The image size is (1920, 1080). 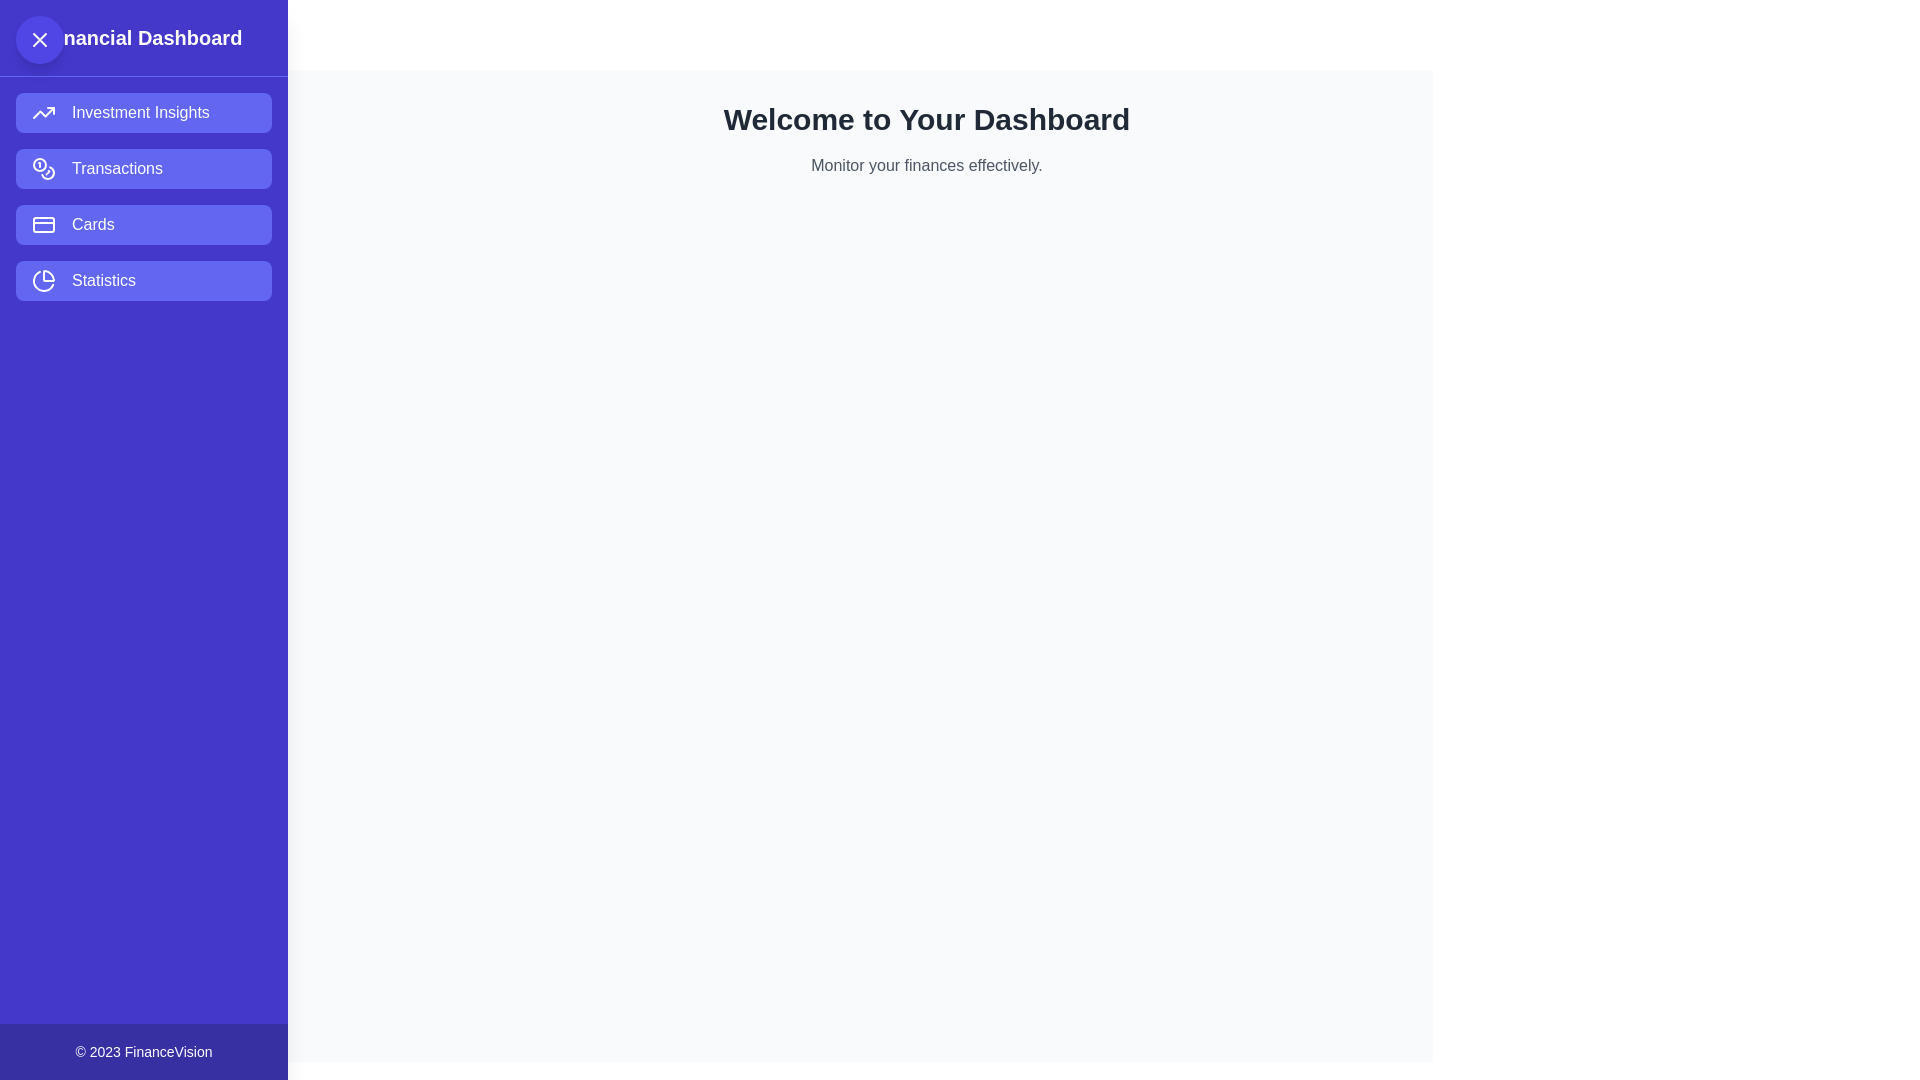 I want to click on the small rectangular graphical component with rounded corners located inside the 'Cards' navigation button in the left sidebar, positioned at the center of the icon, so click(x=43, y=224).